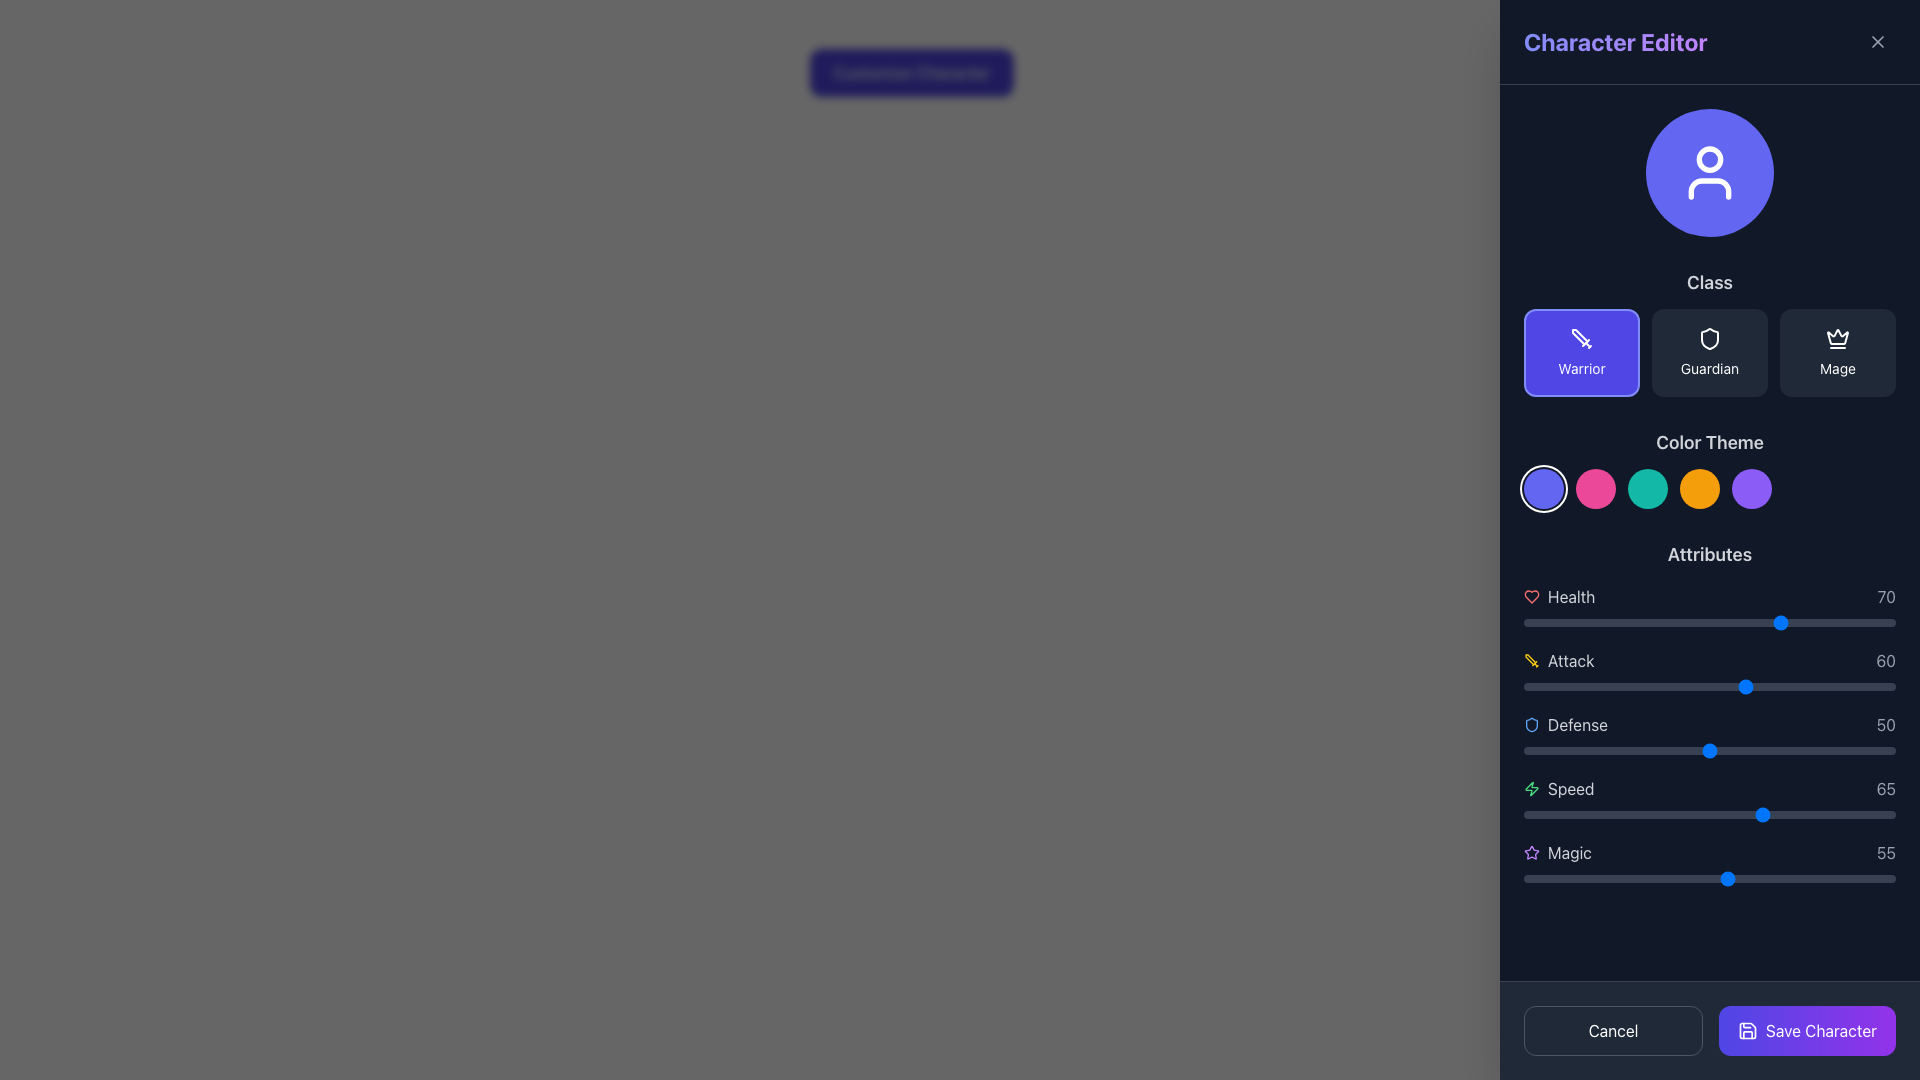 The height and width of the screenshot is (1080, 1920). What do you see at coordinates (1857, 878) in the screenshot?
I see `the magic attribute` at bounding box center [1857, 878].